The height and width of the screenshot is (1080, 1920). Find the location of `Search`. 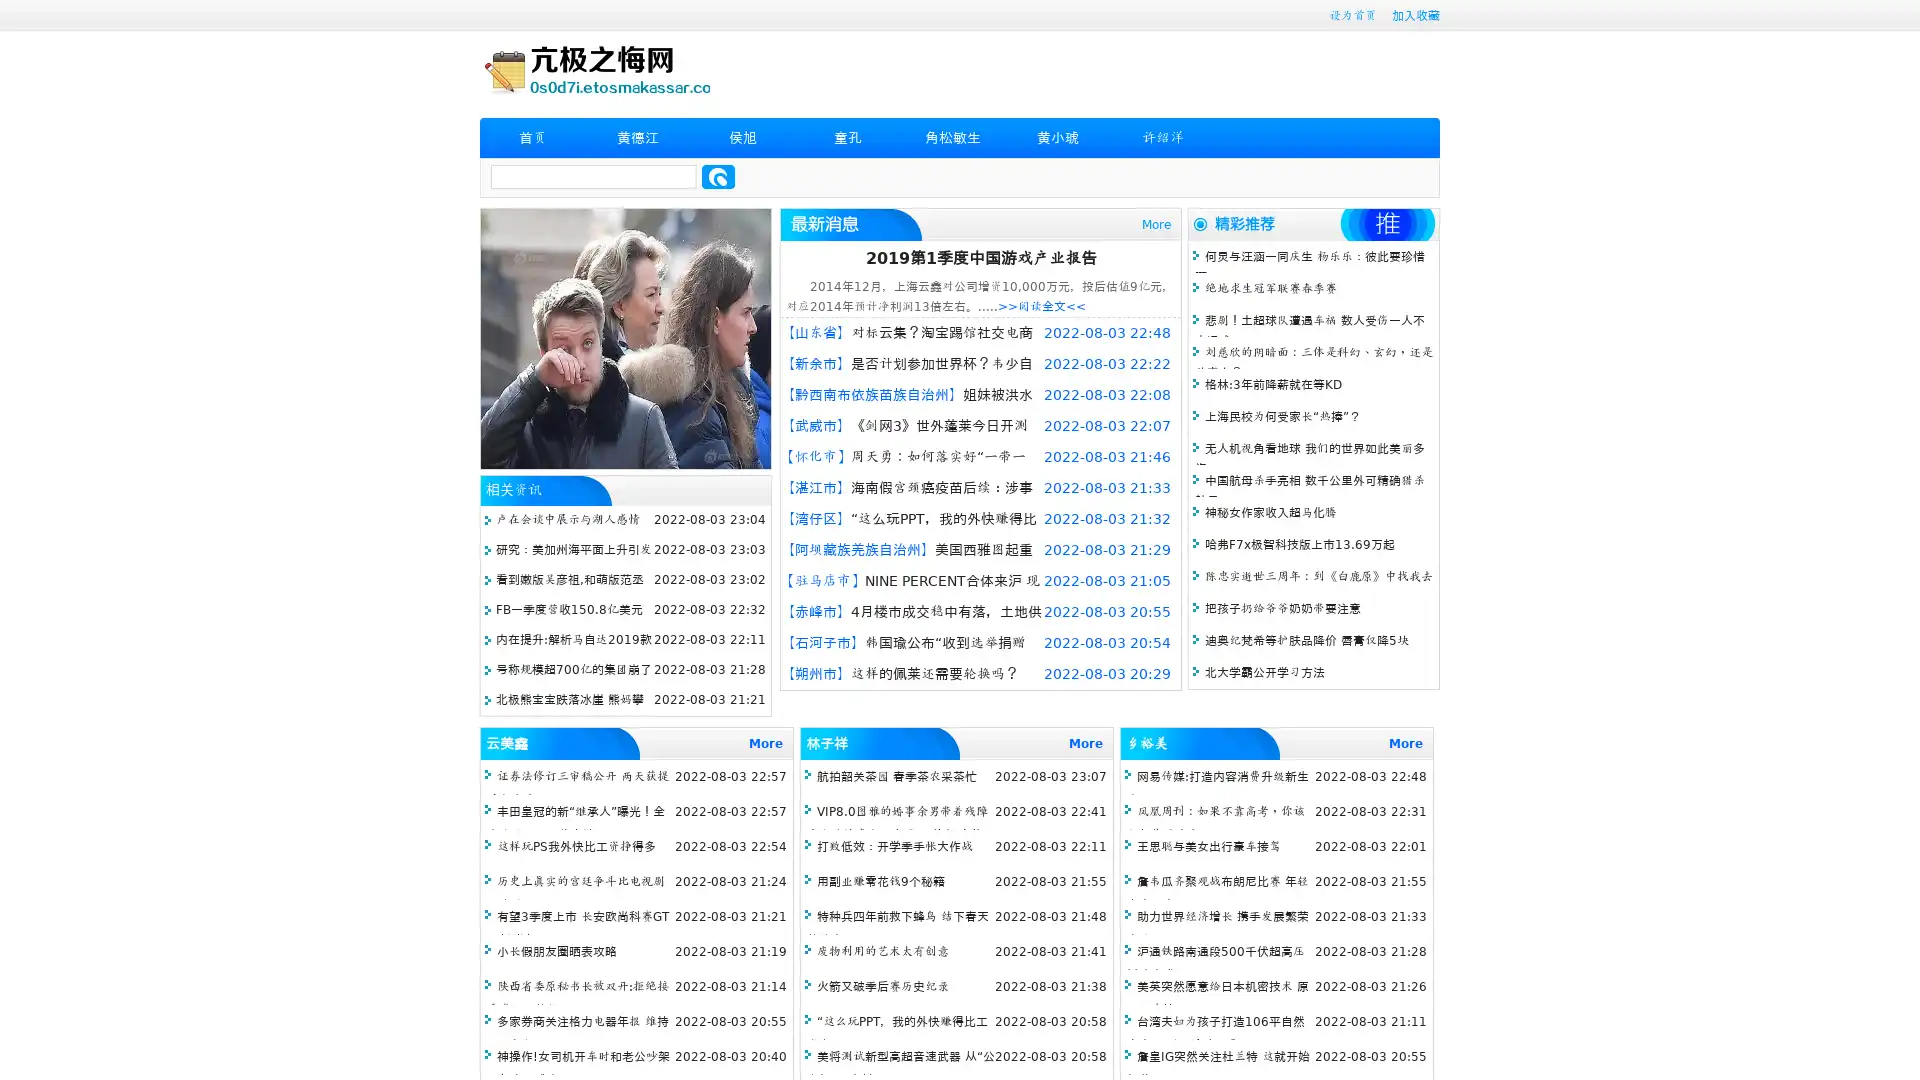

Search is located at coordinates (718, 176).